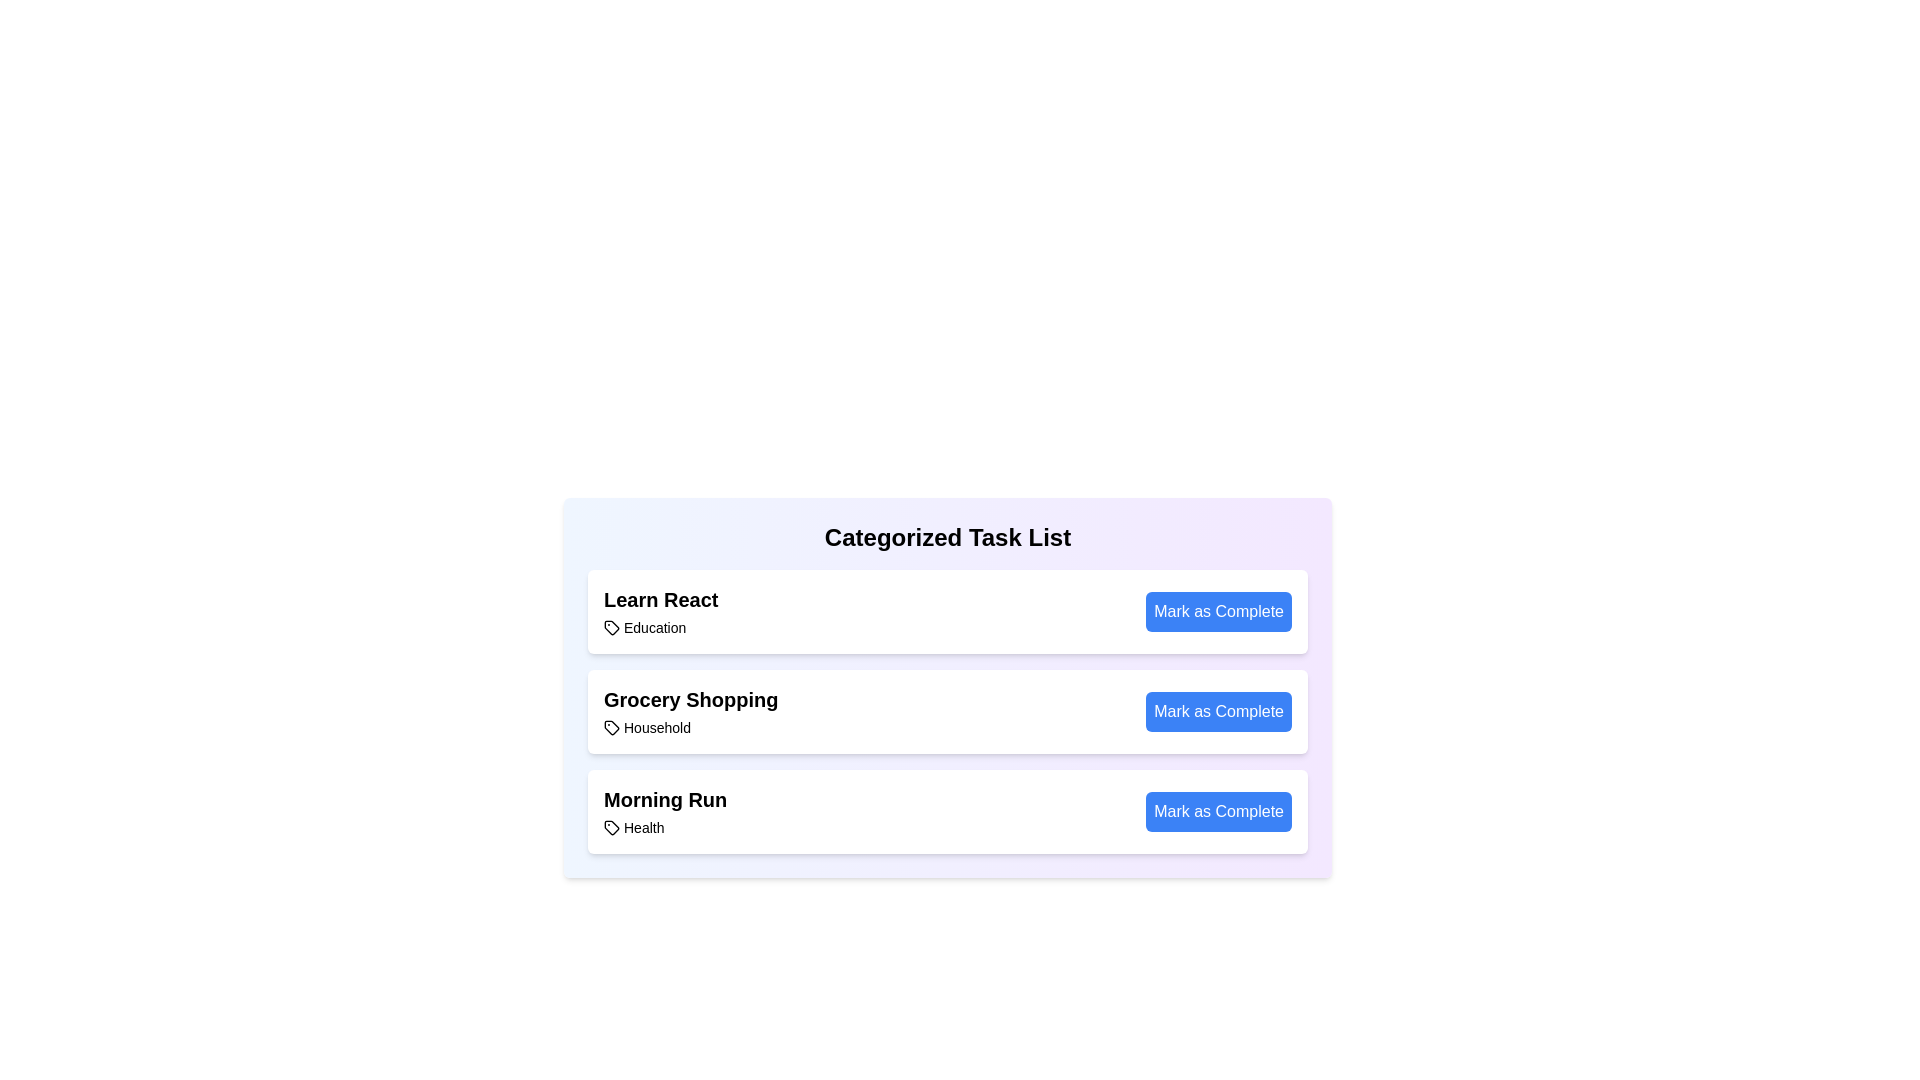 This screenshot has width=1920, height=1080. What do you see at coordinates (1218, 711) in the screenshot?
I see `the 'Mark as Complete' button for the task labeled 'Grocery Shopping'` at bounding box center [1218, 711].